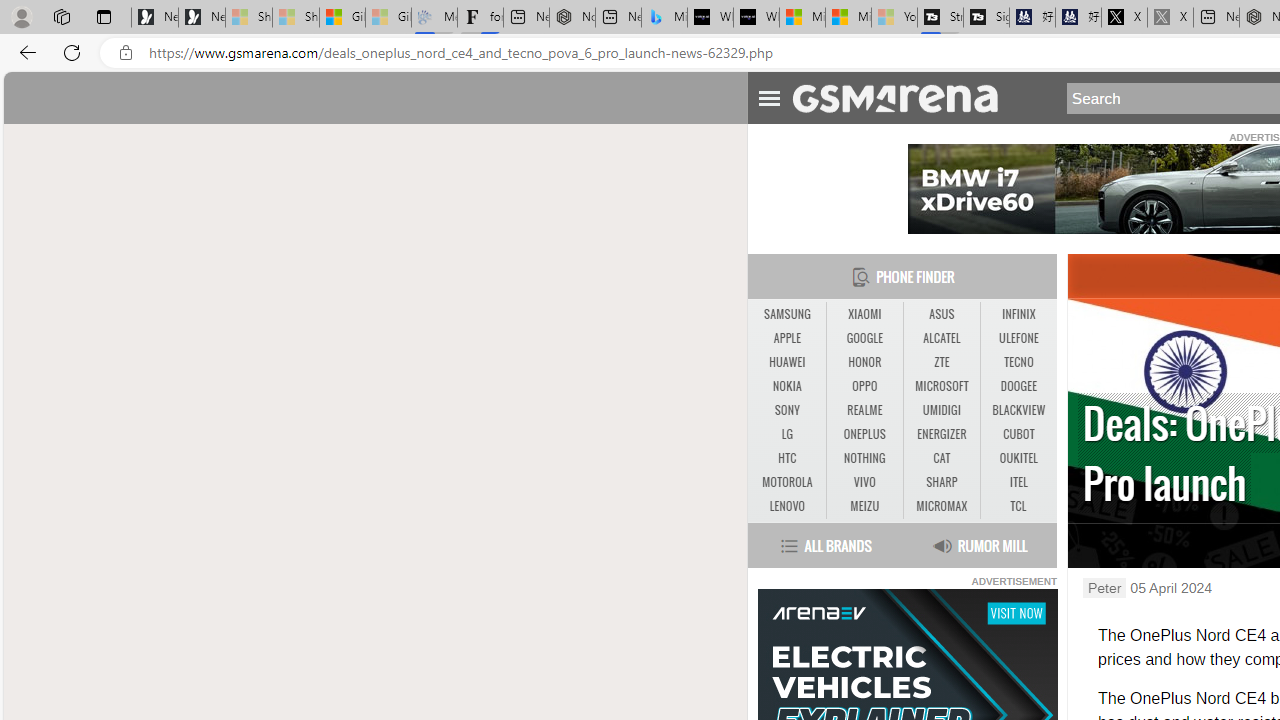 This screenshot has height=720, width=1280. Describe the element at coordinates (940, 314) in the screenshot. I see `'ASUS'` at that location.